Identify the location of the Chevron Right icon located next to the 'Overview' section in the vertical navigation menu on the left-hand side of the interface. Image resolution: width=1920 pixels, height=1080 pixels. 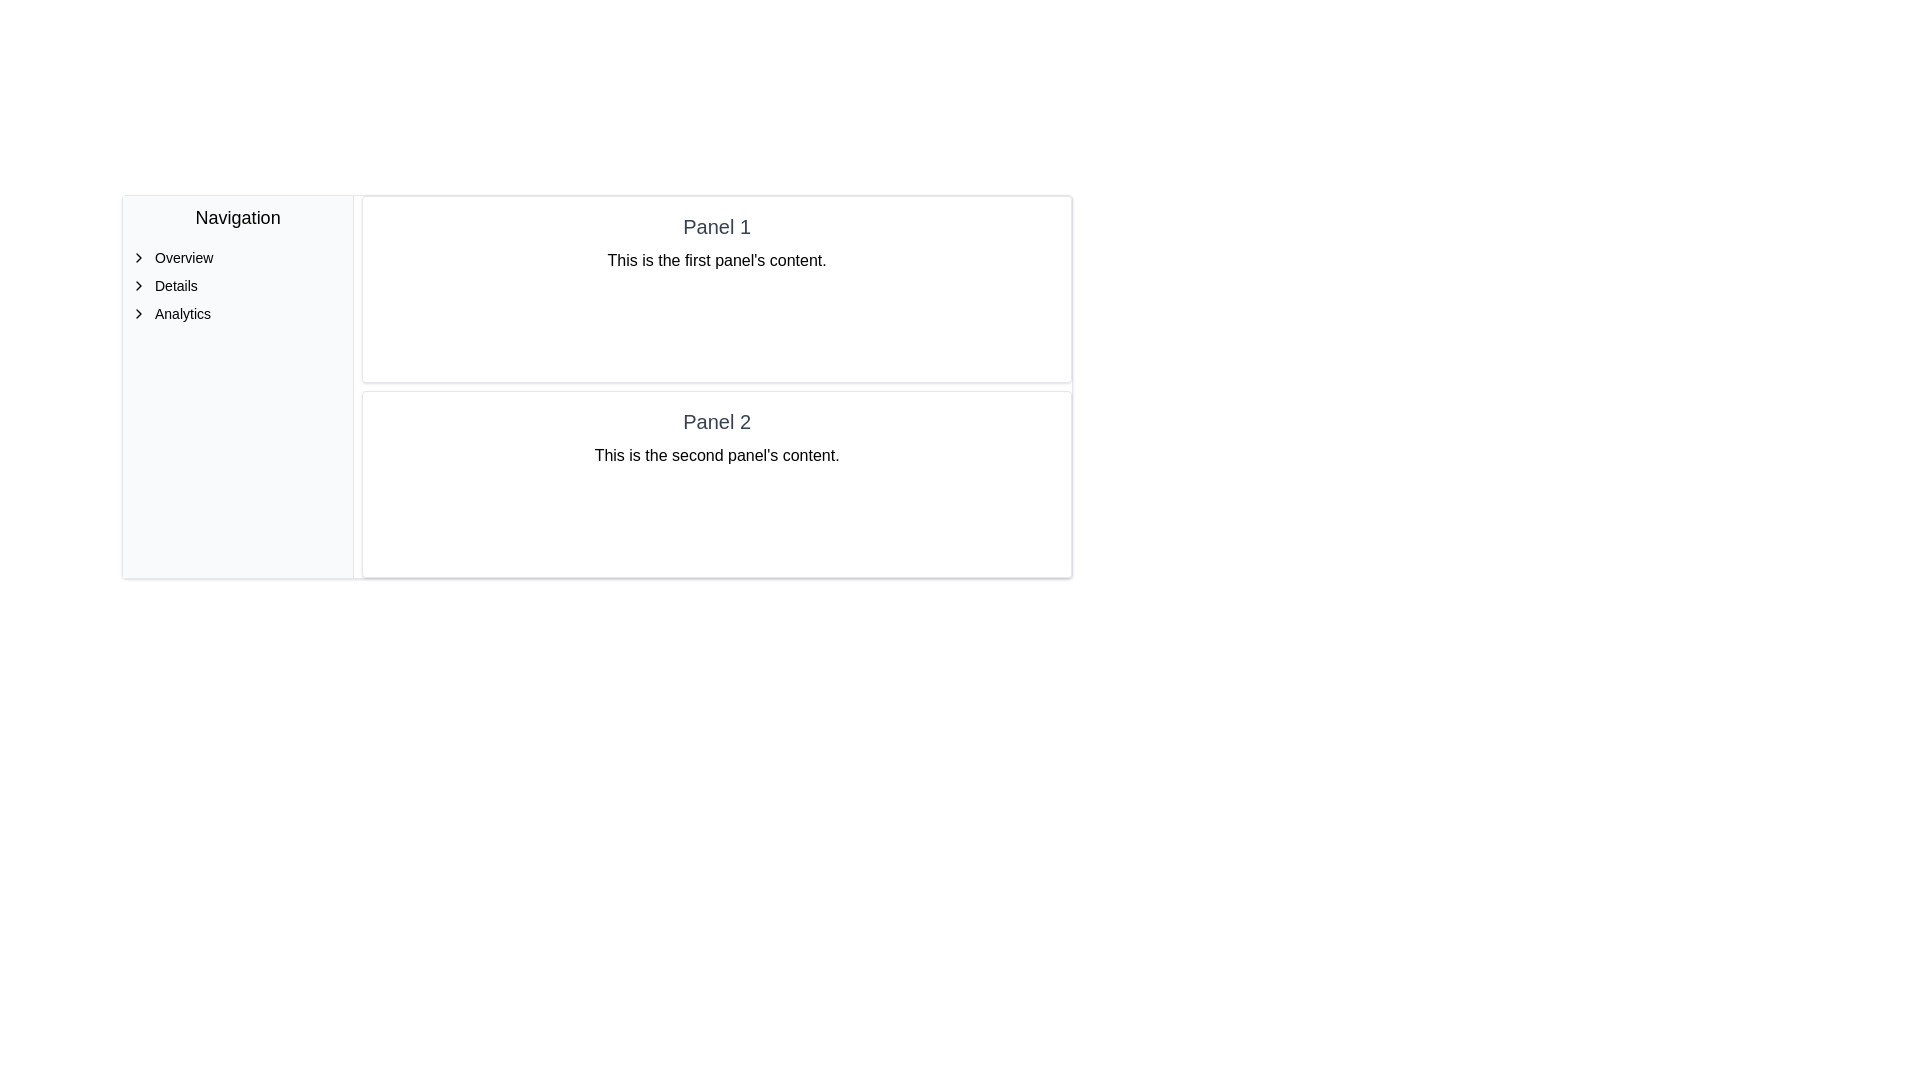
(138, 257).